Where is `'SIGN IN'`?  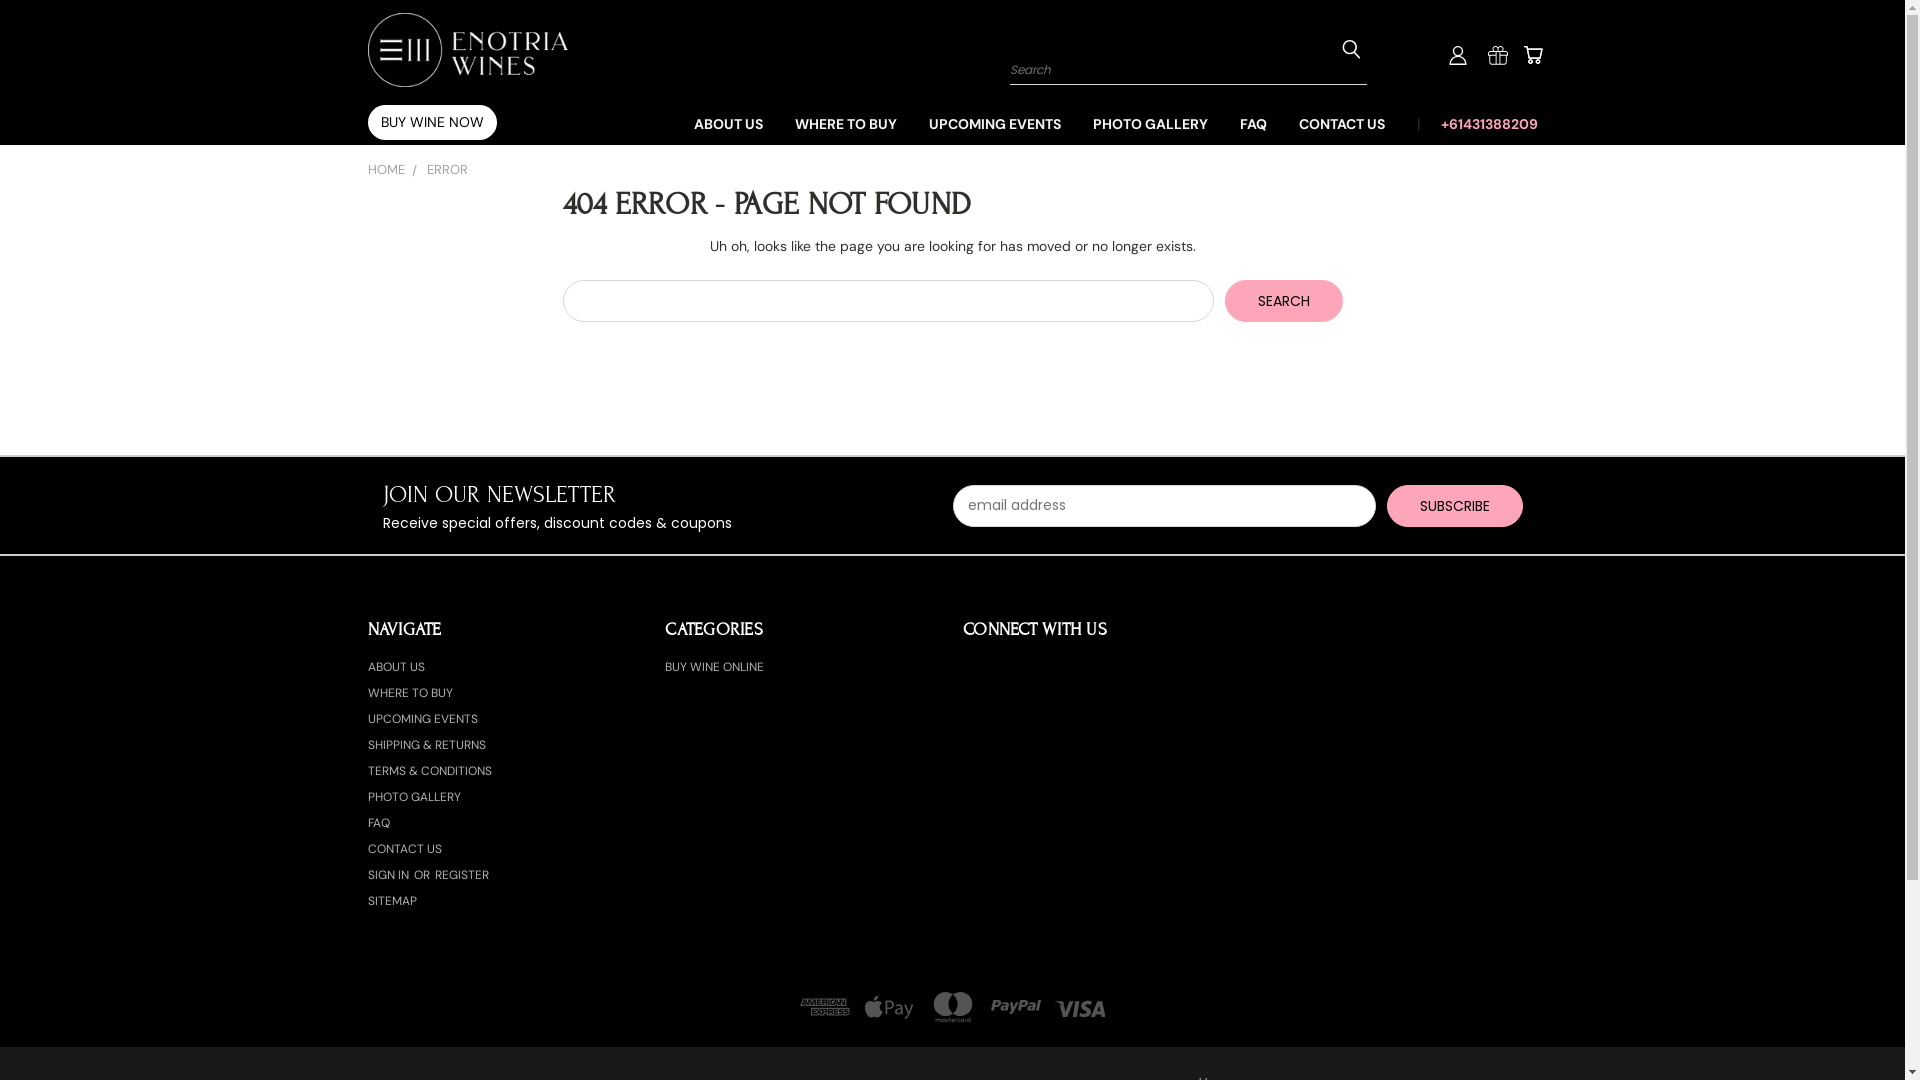
'SIGN IN' is located at coordinates (389, 878).